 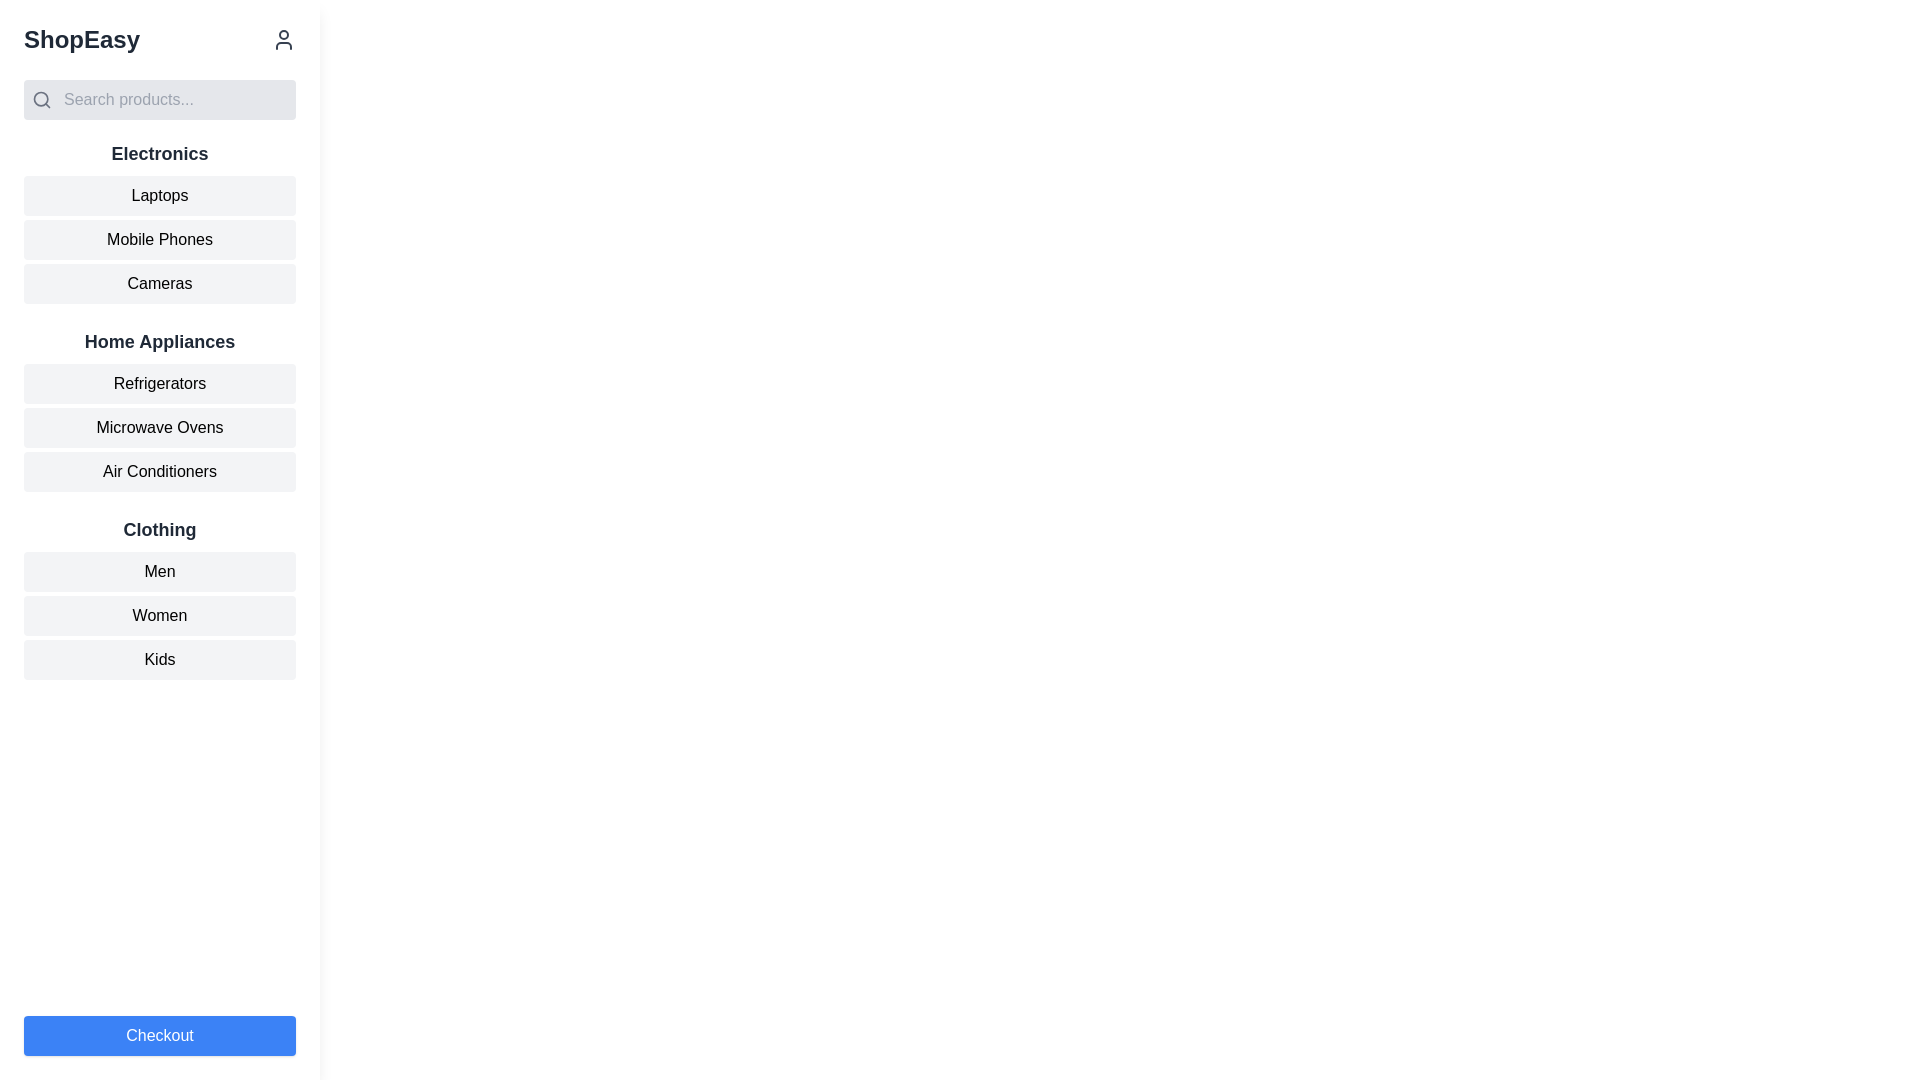 I want to click on the 'Men' button located at the top of the vertical button group under the 'Clothing' heading in the sidebar menu, so click(x=158, y=571).